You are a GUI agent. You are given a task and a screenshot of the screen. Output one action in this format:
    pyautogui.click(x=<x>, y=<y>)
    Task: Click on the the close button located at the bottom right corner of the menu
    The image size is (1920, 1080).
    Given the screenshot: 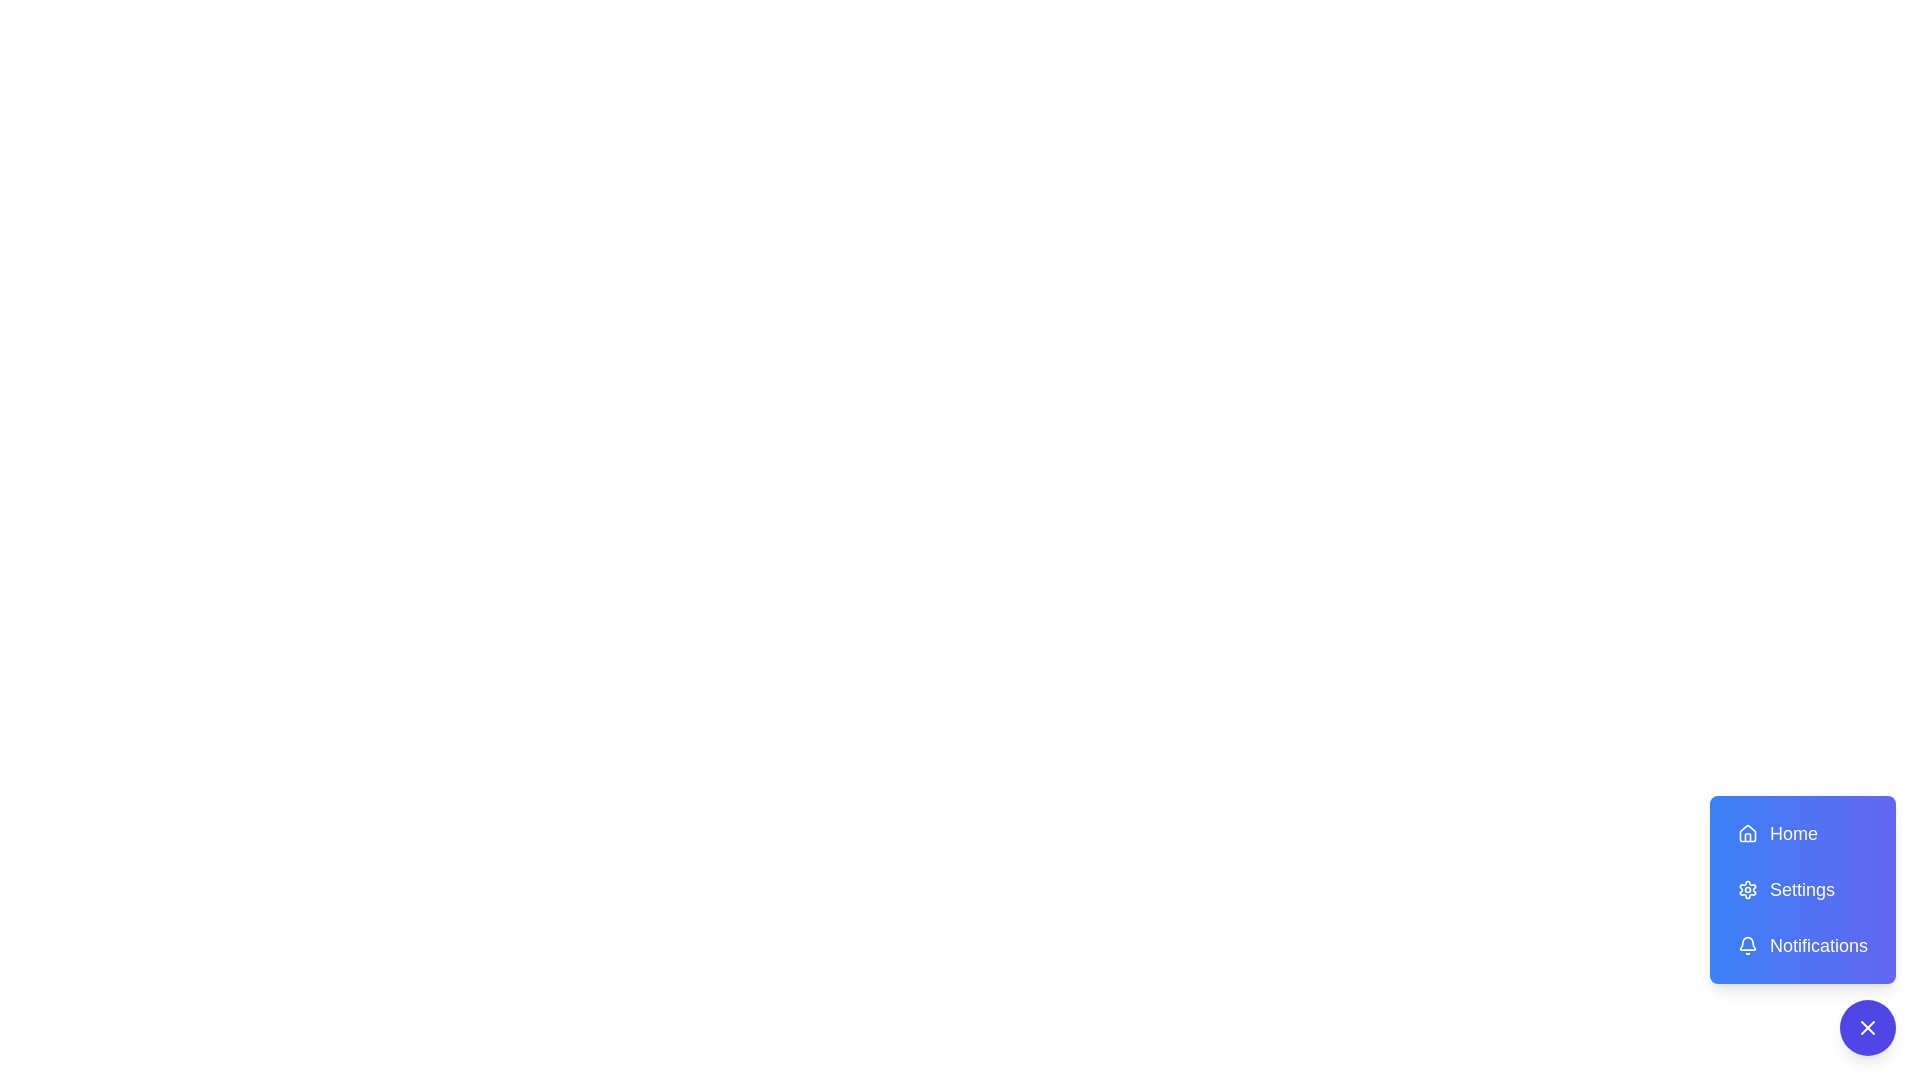 What is the action you would take?
    pyautogui.click(x=1866, y=1028)
    